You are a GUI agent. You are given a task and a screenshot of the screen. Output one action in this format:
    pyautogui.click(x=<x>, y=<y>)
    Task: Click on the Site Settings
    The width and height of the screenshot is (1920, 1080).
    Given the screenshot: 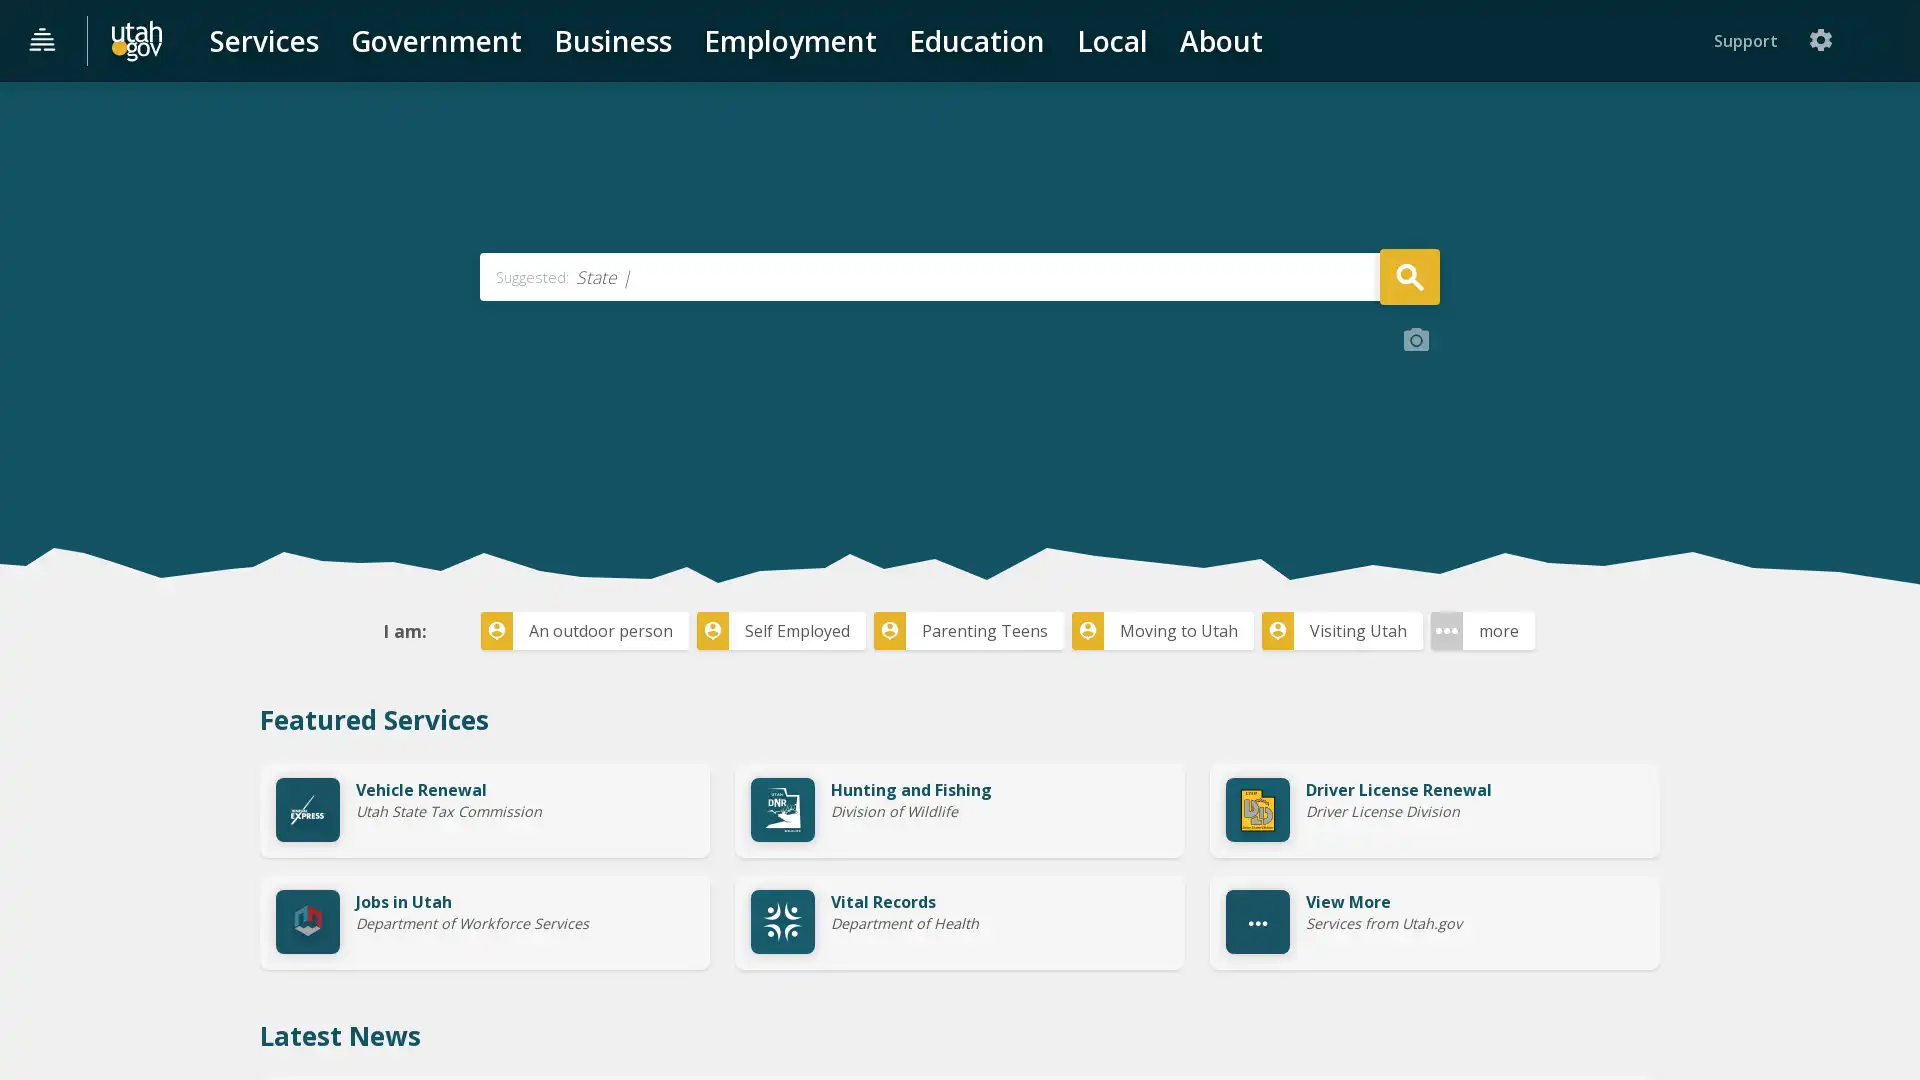 What is the action you would take?
    pyautogui.click(x=1884, y=40)
    